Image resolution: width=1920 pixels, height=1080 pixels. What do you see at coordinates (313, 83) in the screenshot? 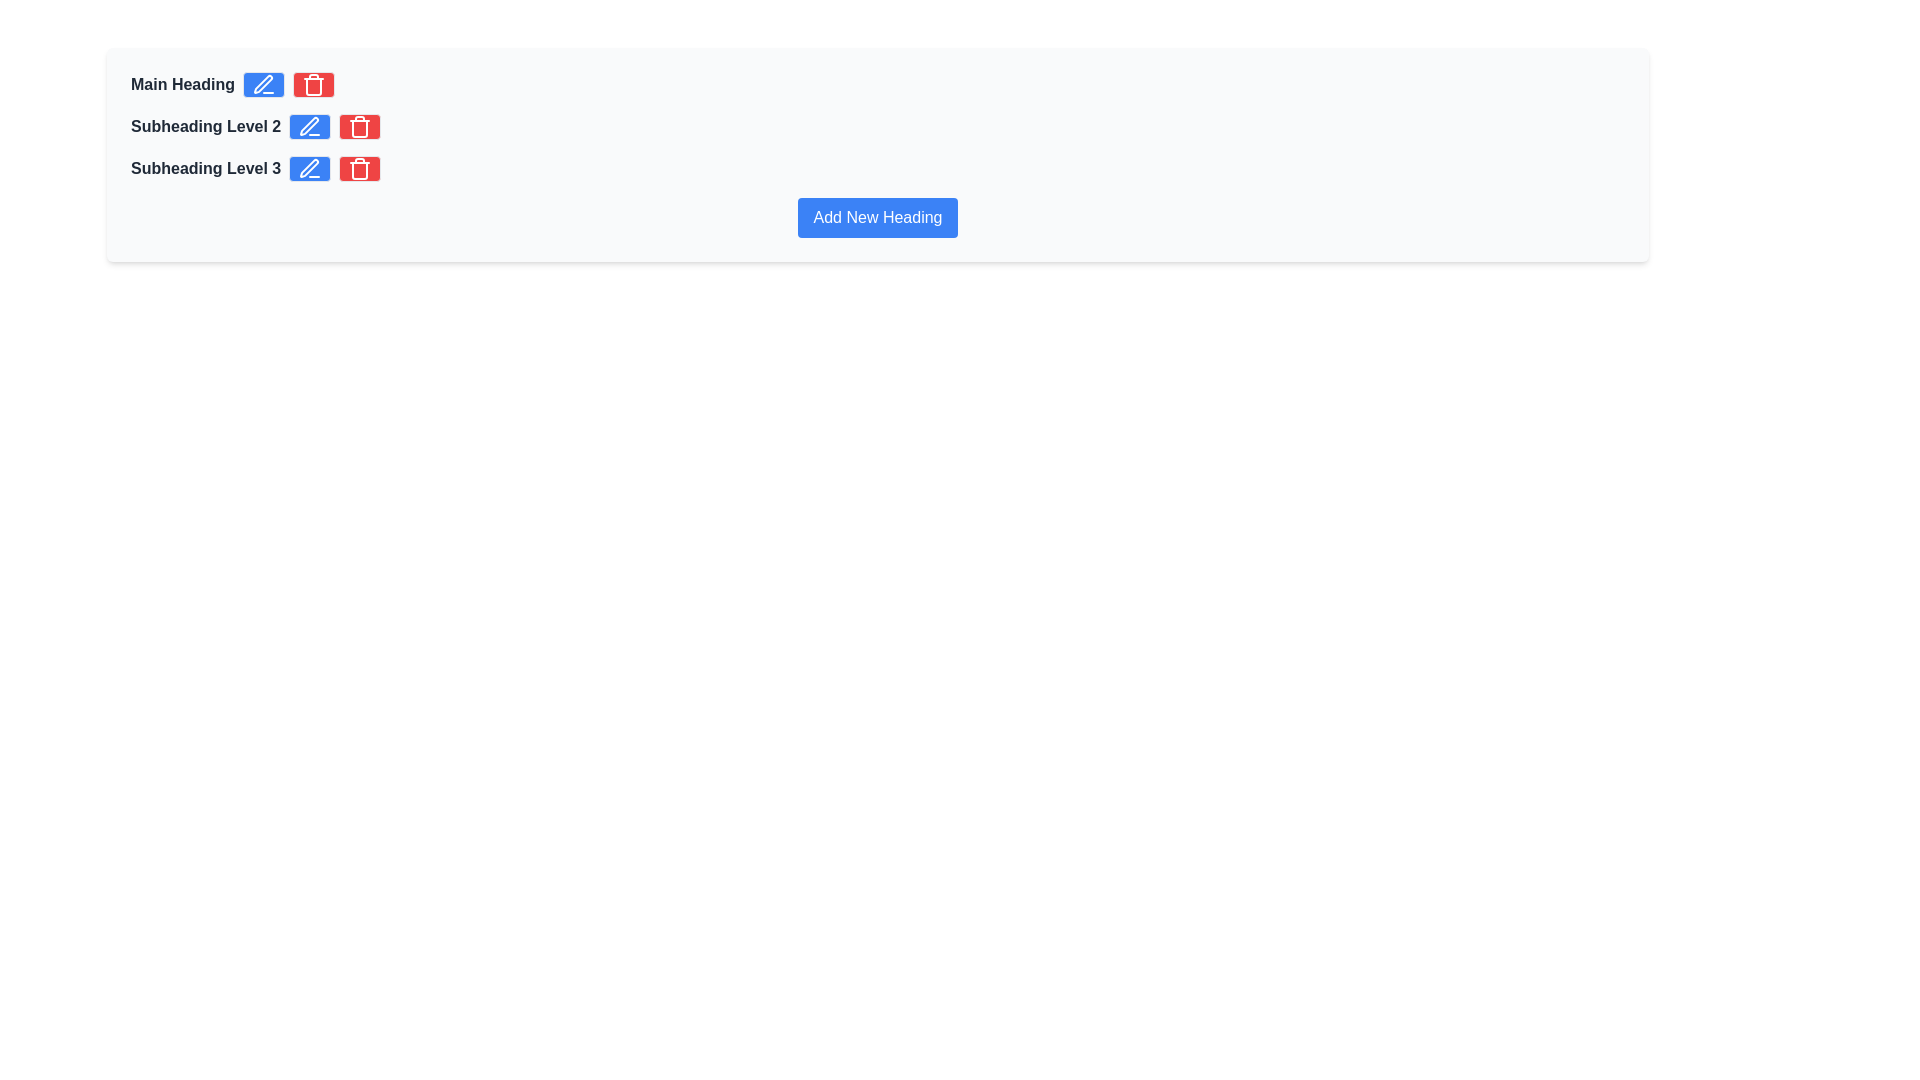
I see `the delete button, which is the third element in a horizontal group aligned to the right of 'Main Heading'` at bounding box center [313, 83].